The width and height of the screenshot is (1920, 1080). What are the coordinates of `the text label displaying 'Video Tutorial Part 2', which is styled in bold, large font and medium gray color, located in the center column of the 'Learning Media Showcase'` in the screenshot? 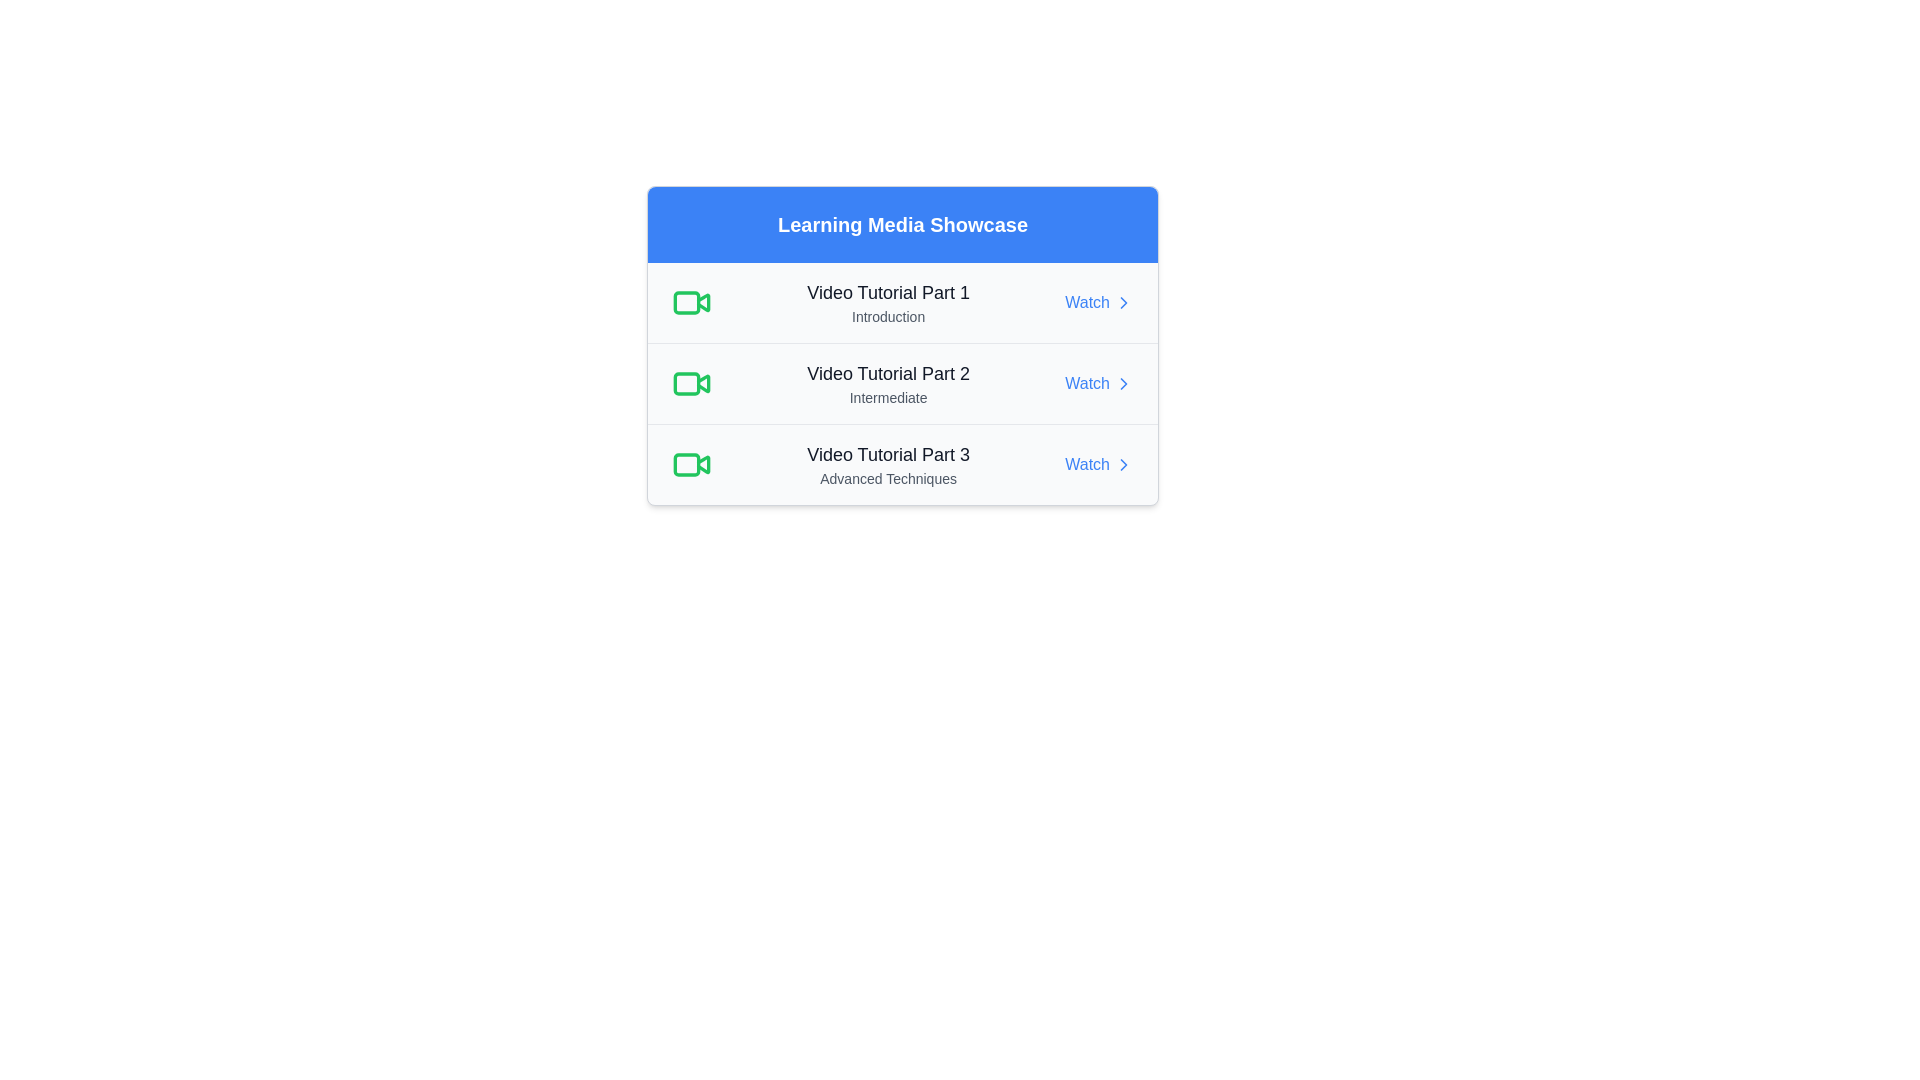 It's located at (887, 374).